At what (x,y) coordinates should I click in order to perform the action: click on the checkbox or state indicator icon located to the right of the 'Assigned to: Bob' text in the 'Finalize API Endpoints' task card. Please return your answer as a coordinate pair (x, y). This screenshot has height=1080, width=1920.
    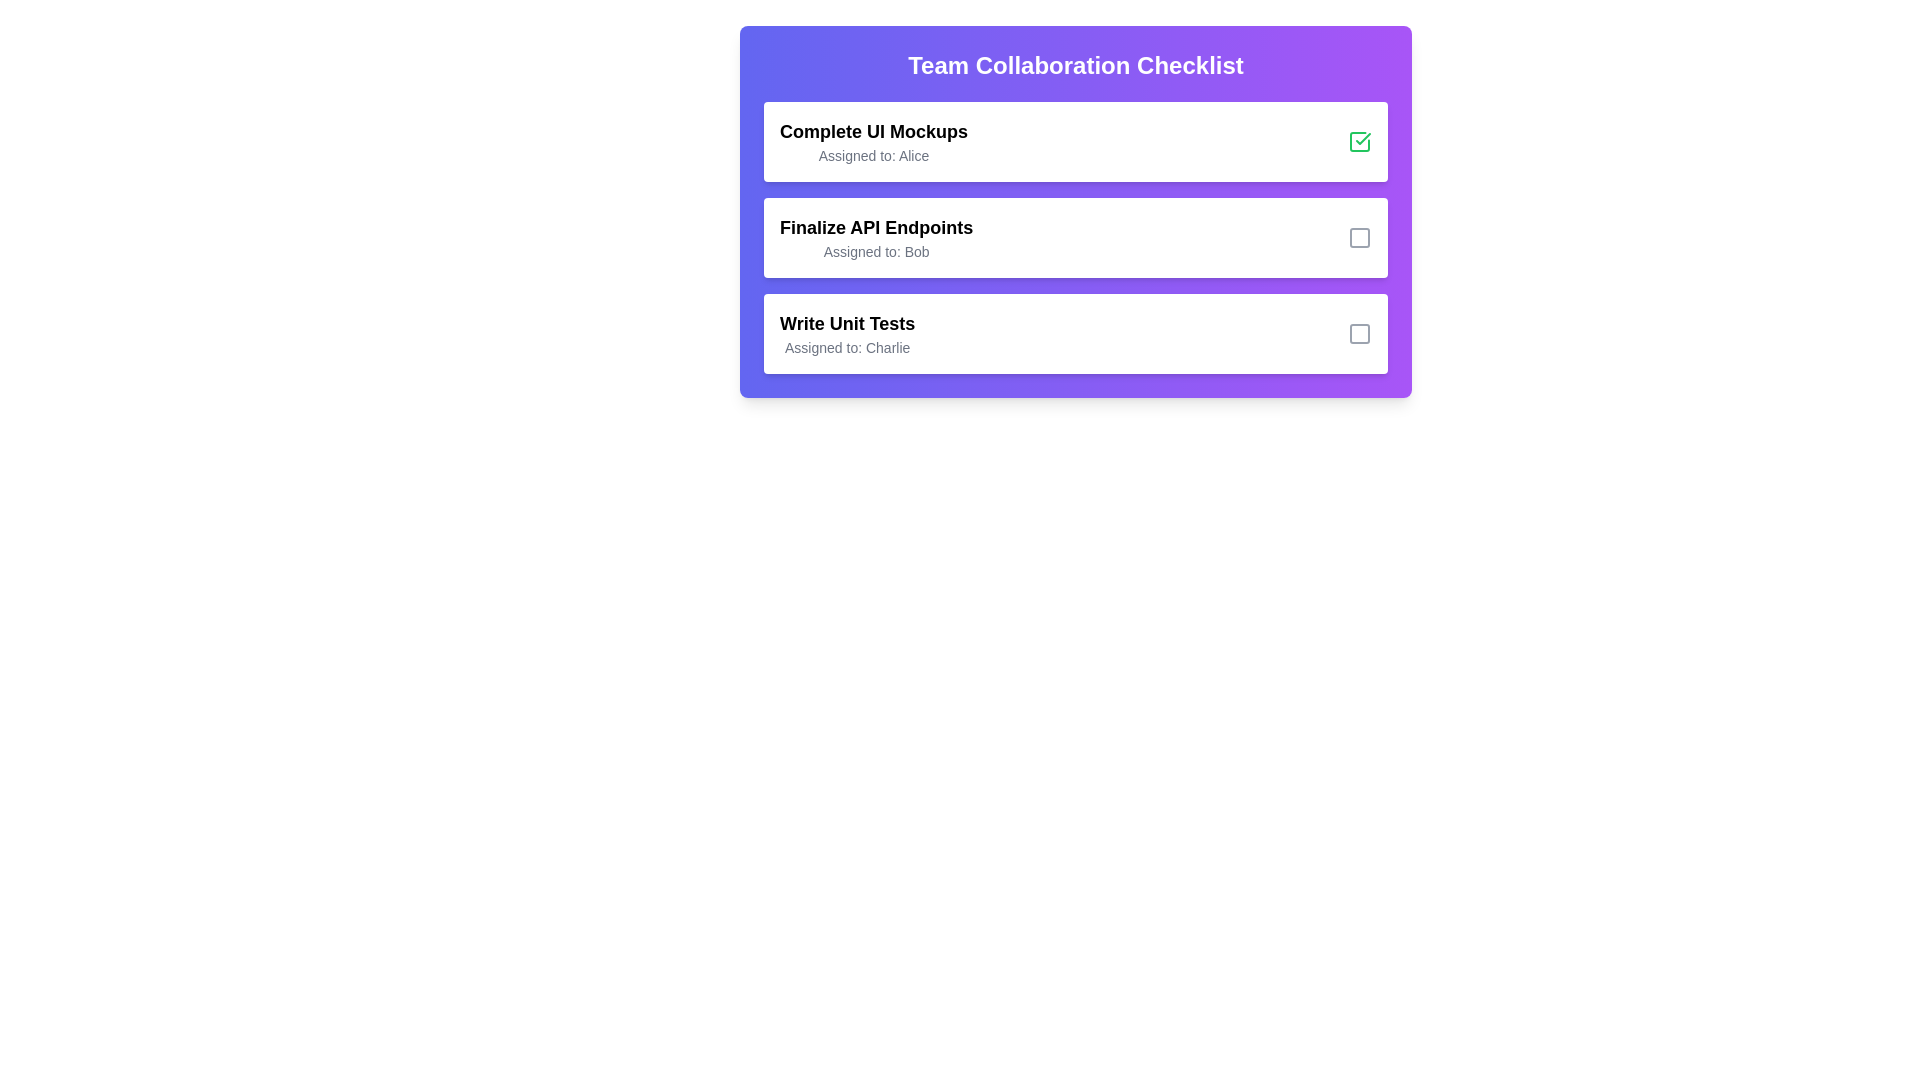
    Looking at the image, I should click on (1359, 237).